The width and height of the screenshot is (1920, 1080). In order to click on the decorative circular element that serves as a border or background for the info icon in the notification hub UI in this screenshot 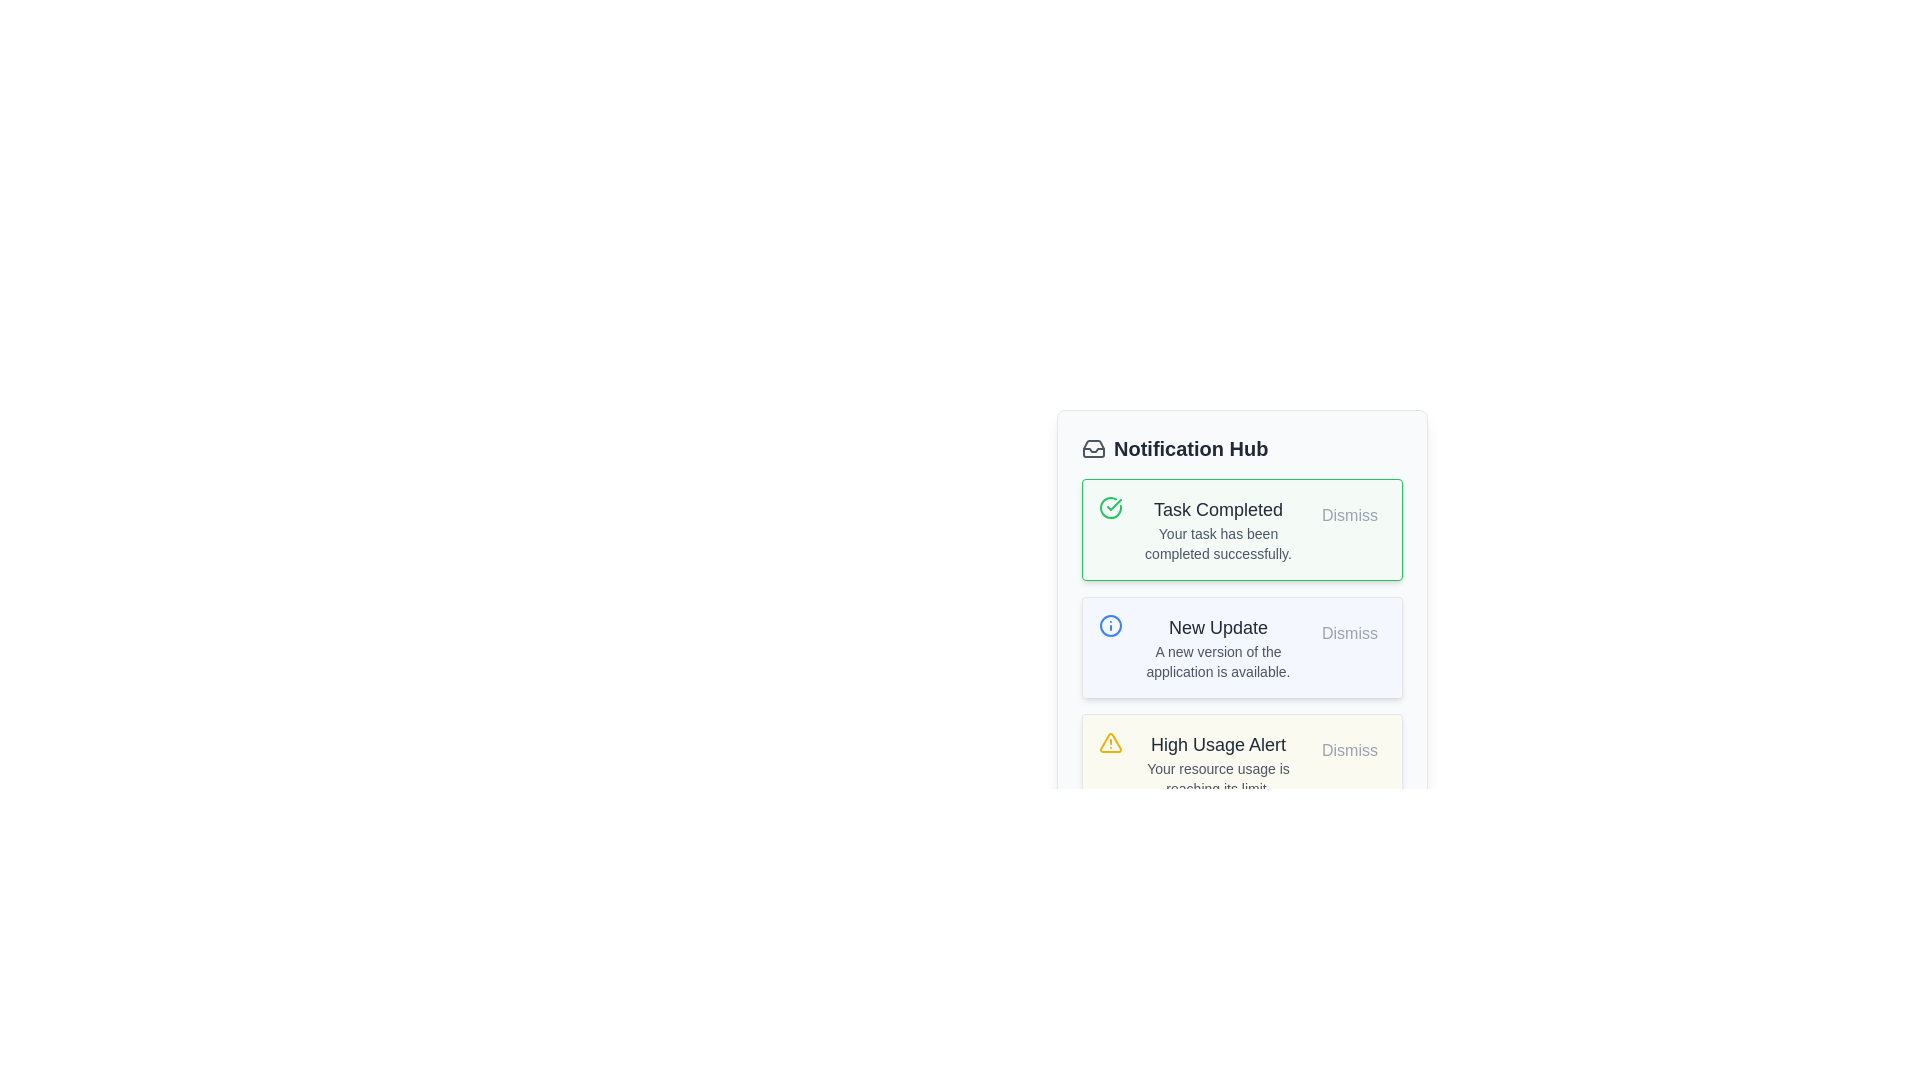, I will do `click(1109, 624)`.